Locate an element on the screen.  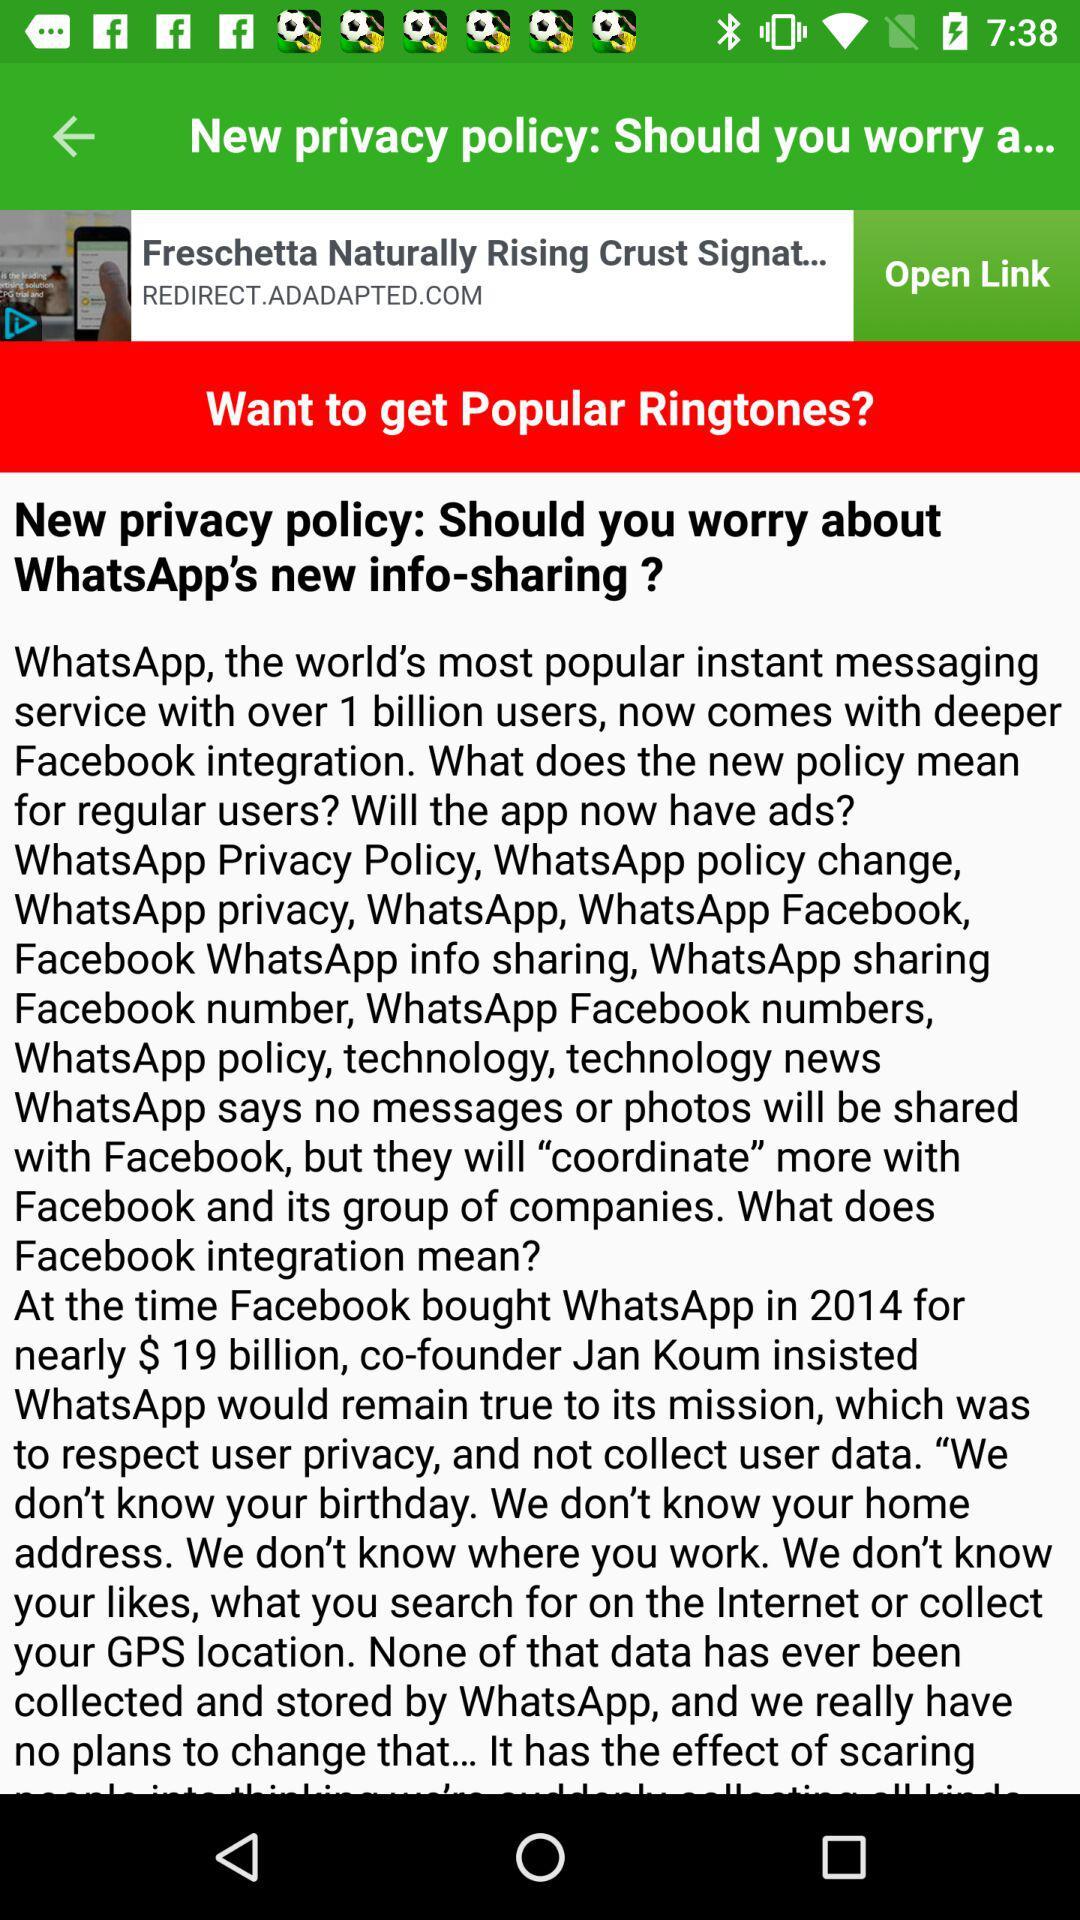
search bar is located at coordinates (540, 274).